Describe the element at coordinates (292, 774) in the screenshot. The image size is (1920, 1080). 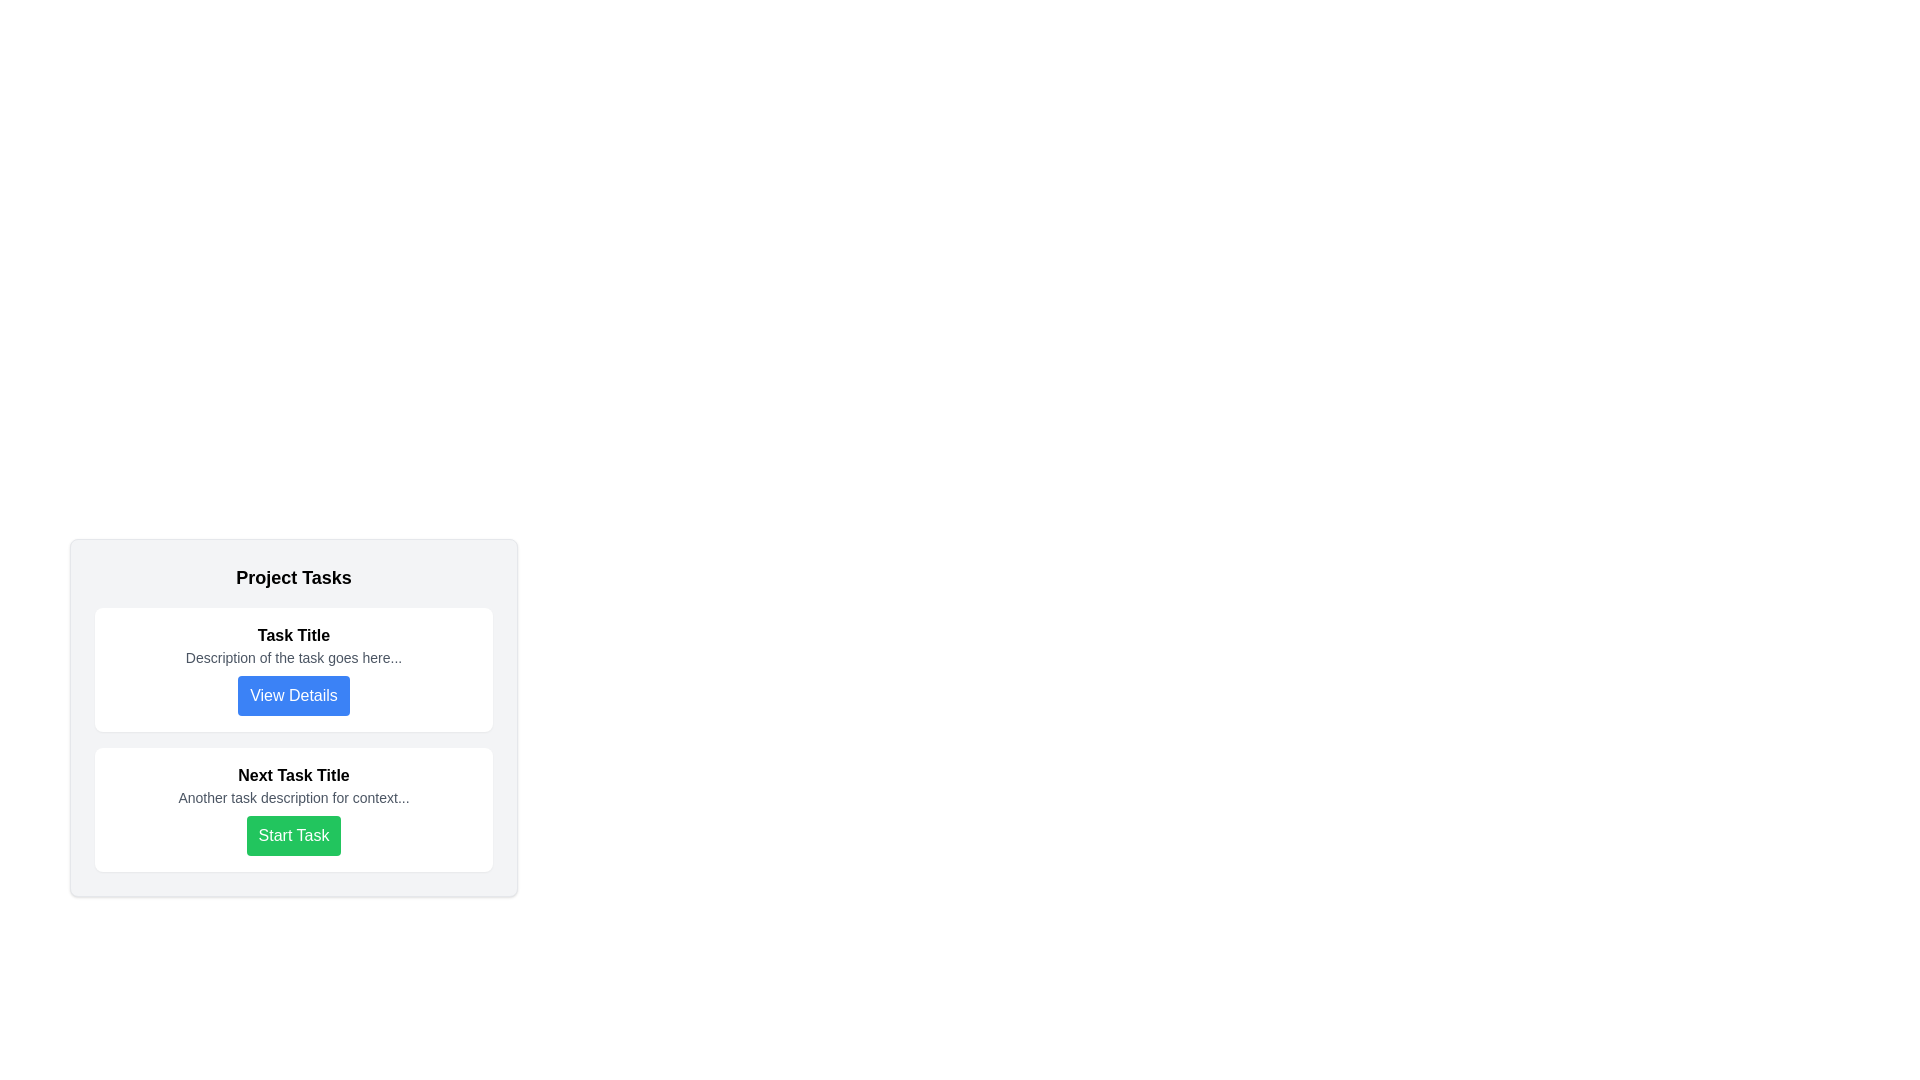
I see `the static text element that reads 'Next Task Title', which is a bold heading located within a task card` at that location.